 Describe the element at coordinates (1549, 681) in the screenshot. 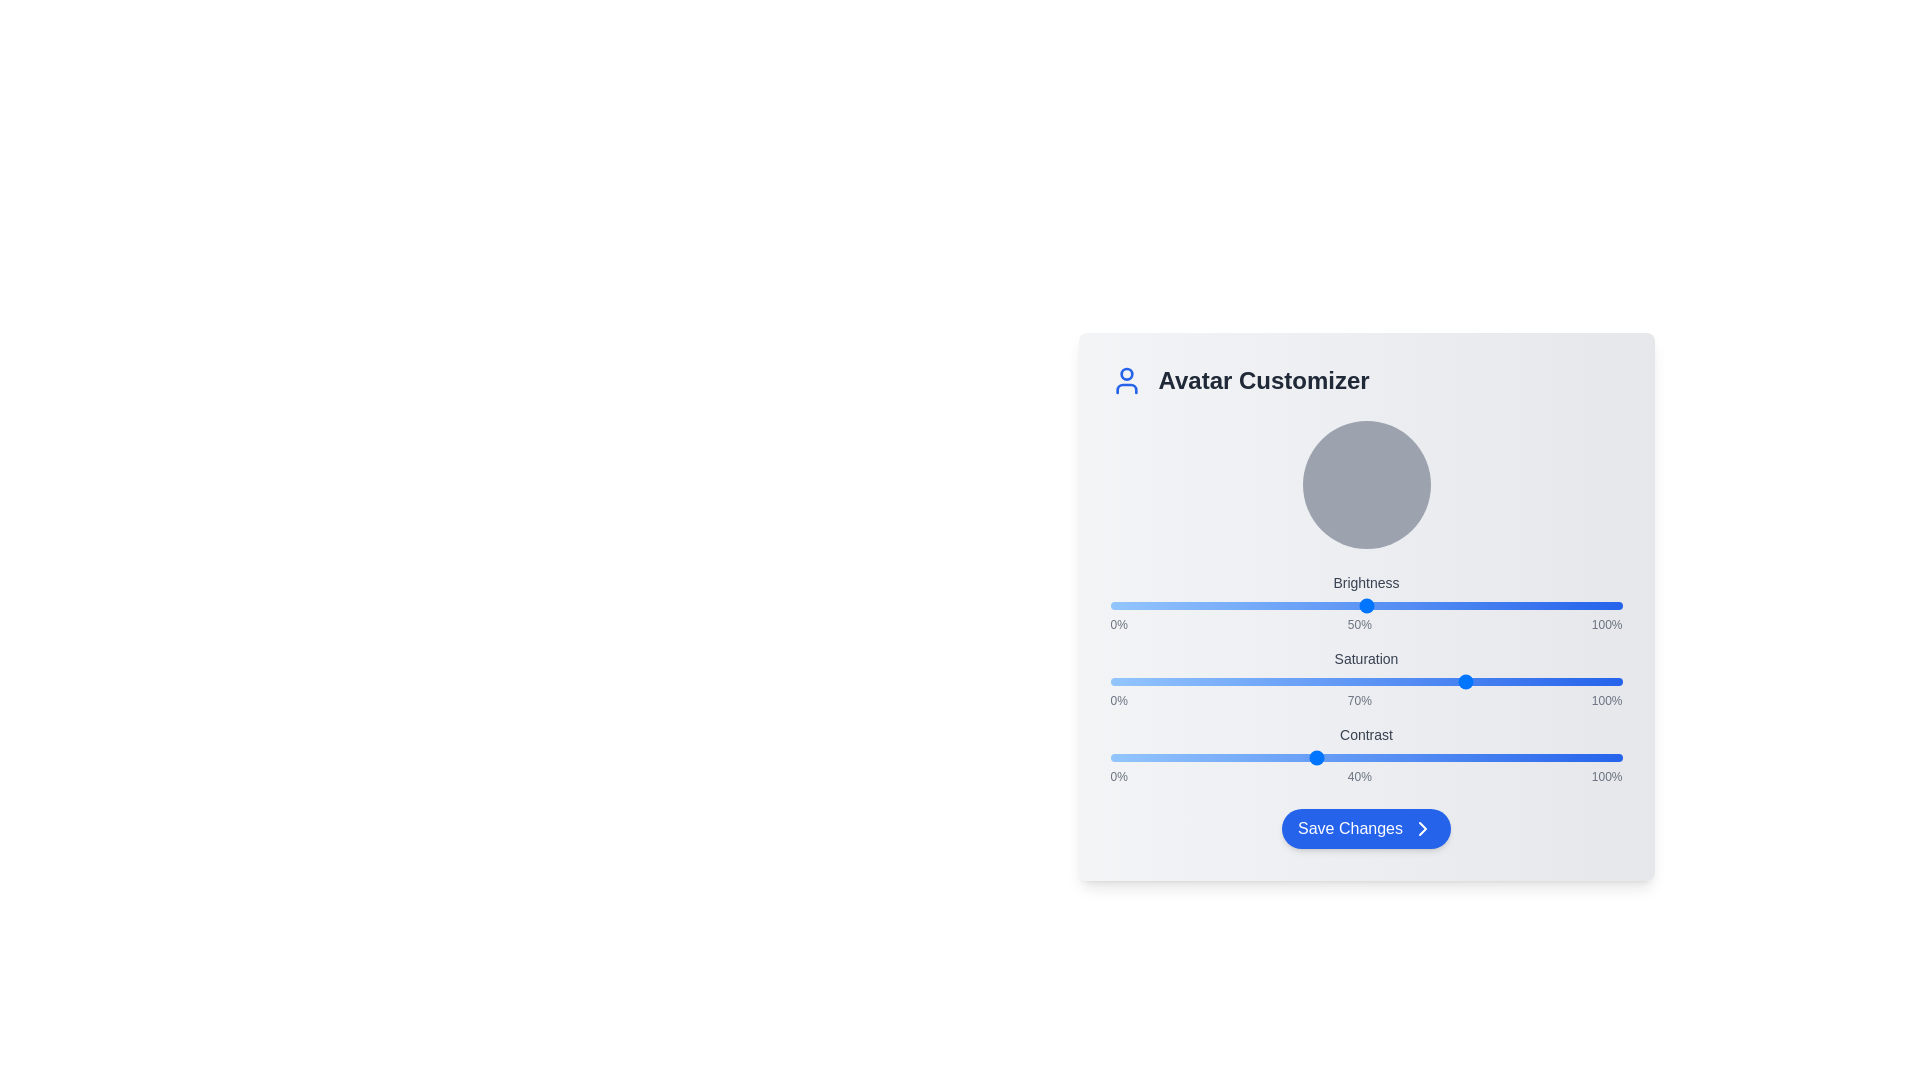

I see `the Saturation slider to 86%` at that location.